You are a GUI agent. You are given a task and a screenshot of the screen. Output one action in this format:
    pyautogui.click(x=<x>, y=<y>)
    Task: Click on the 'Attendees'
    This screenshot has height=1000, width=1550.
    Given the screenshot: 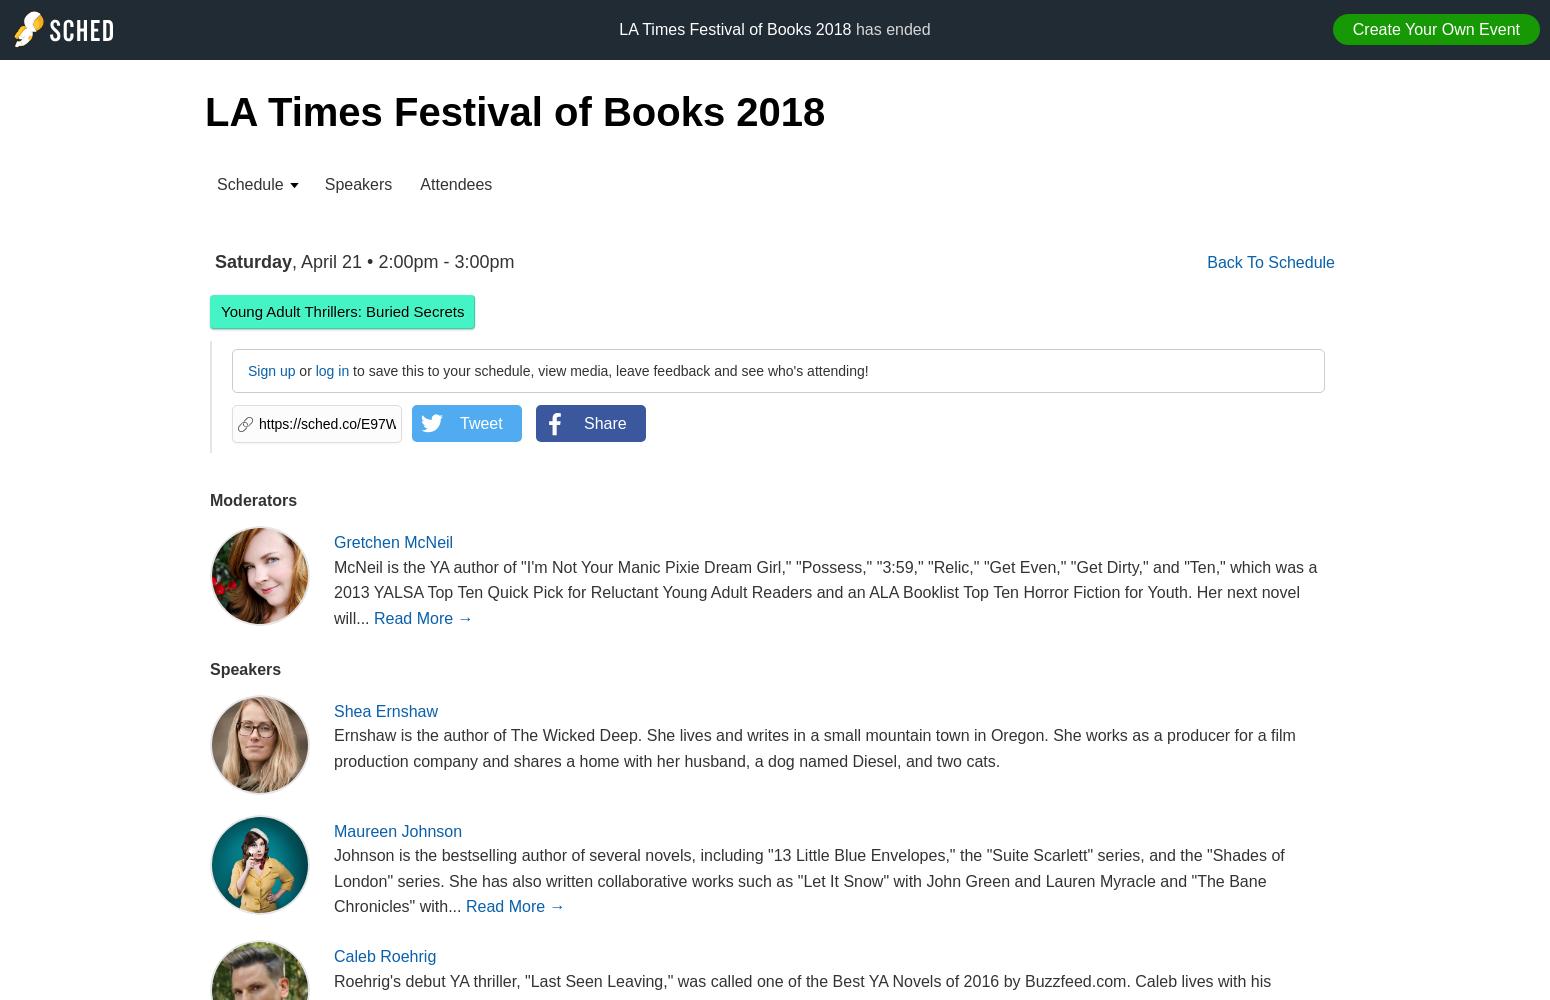 What is the action you would take?
    pyautogui.click(x=456, y=184)
    